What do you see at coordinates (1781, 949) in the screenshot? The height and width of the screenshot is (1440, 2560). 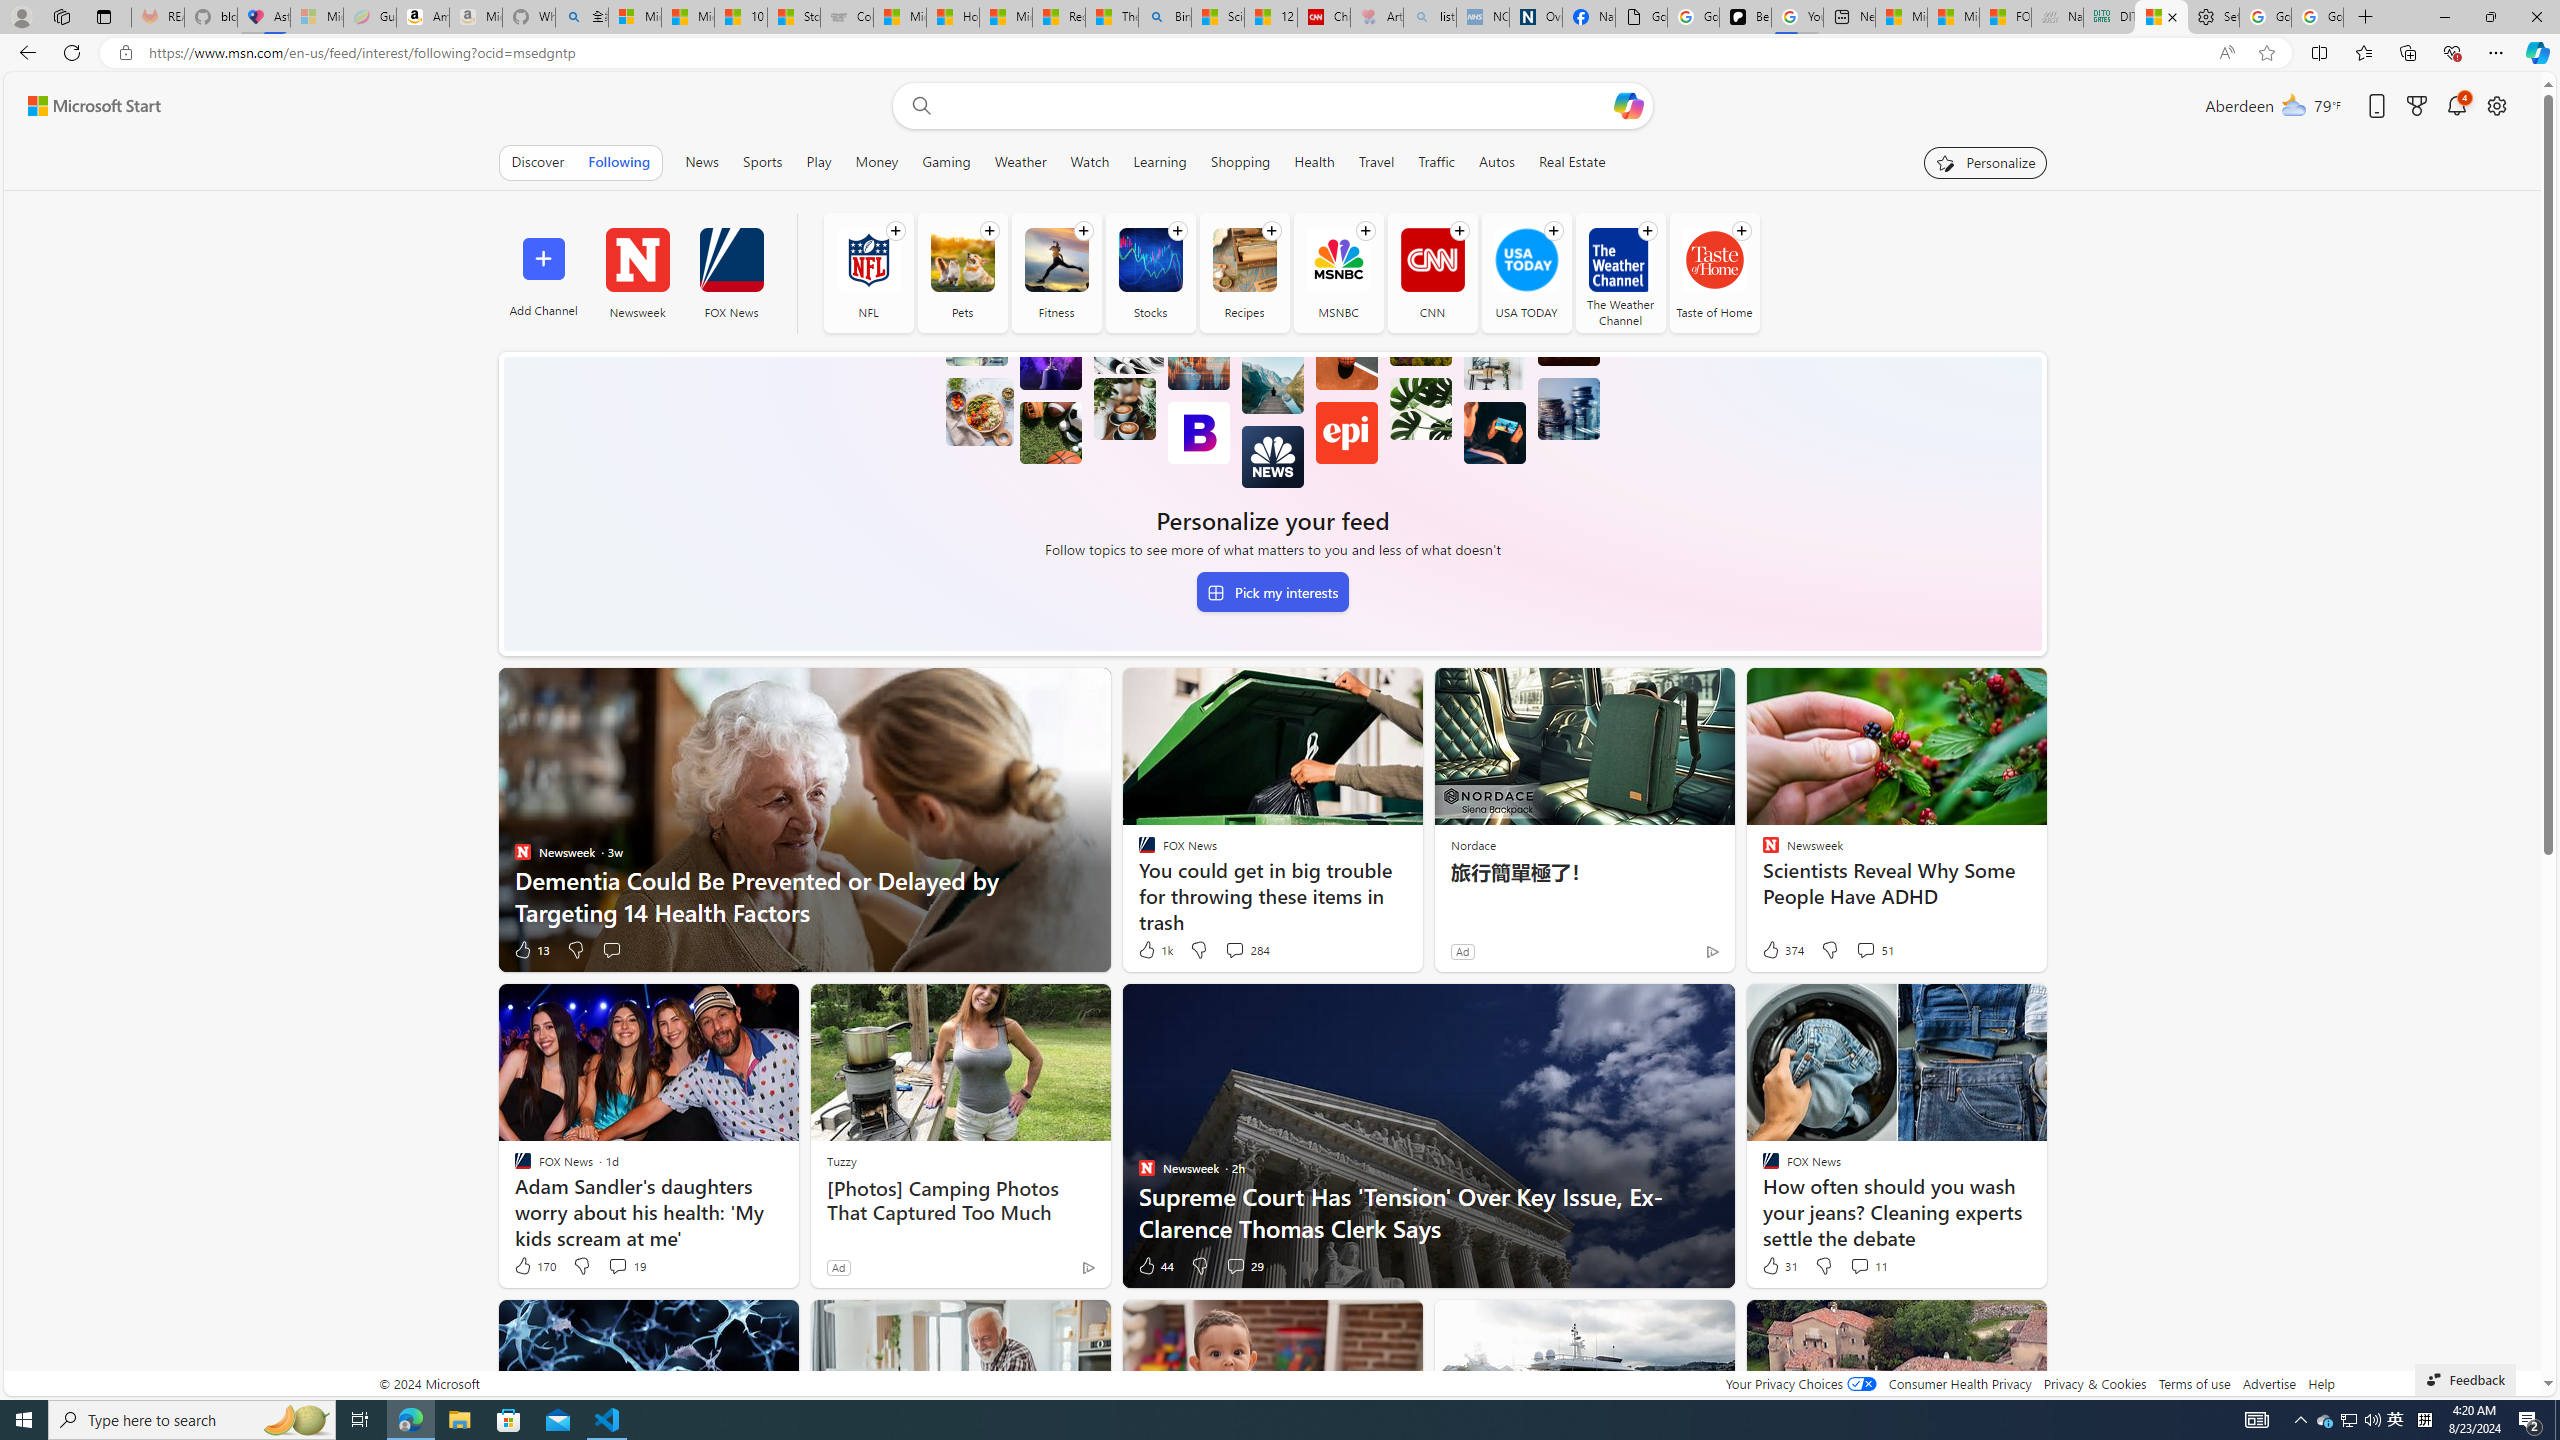 I see `'374 Like'` at bounding box center [1781, 949].